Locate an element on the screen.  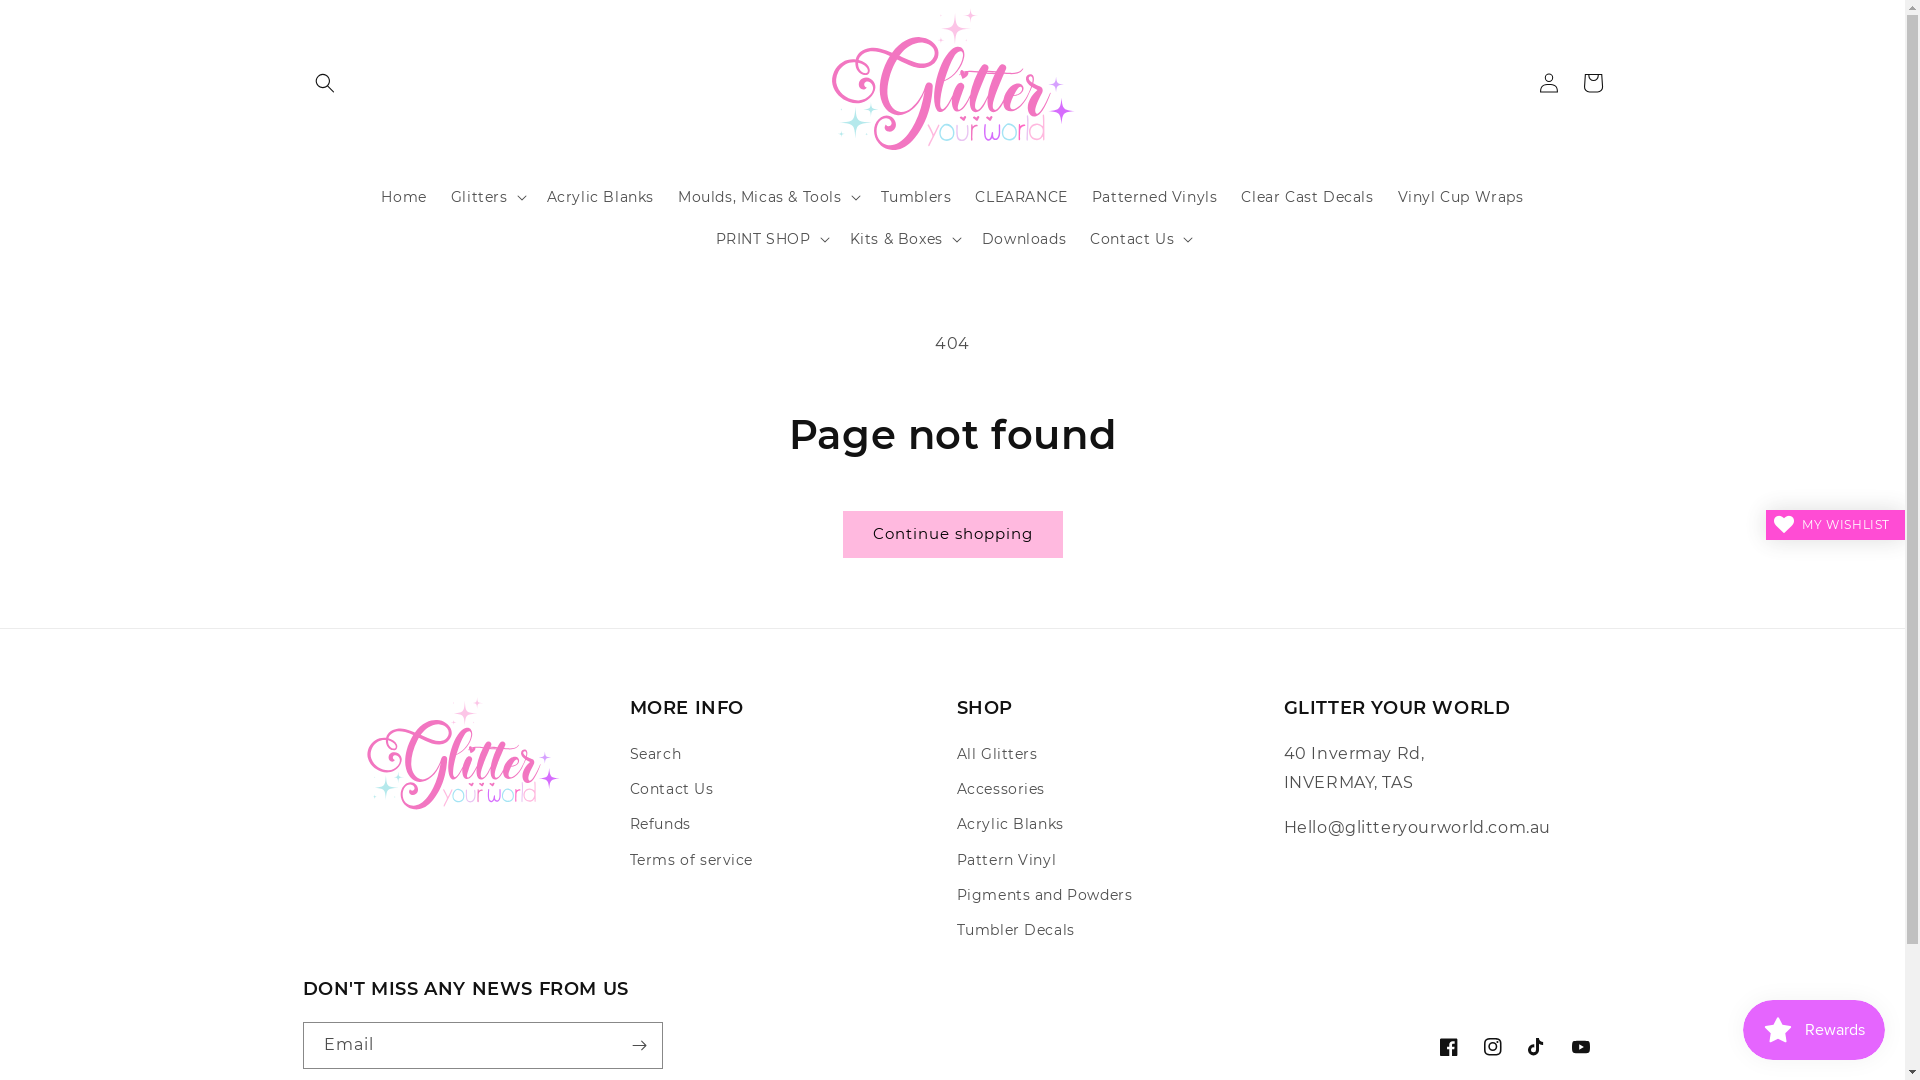
'Accessories' is located at coordinates (954, 788).